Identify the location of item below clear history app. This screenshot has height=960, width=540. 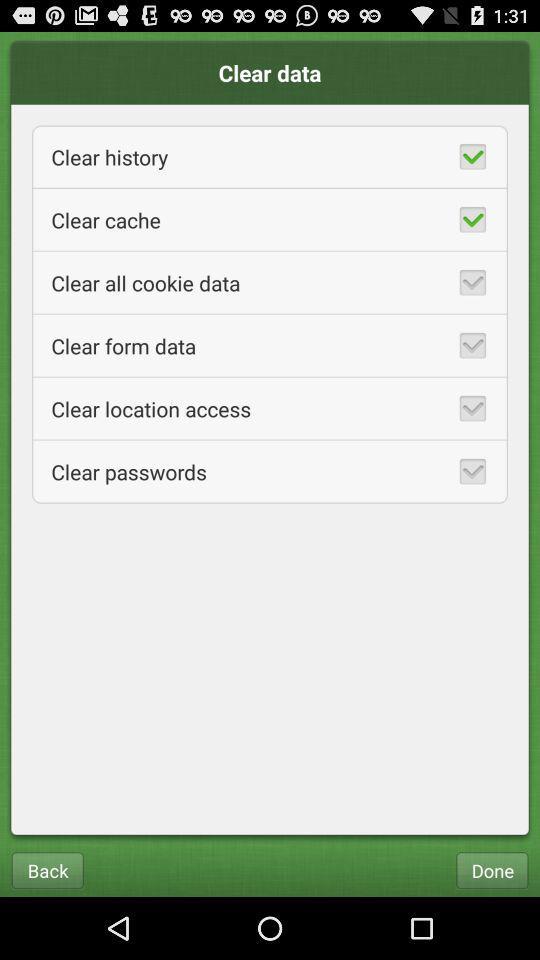
(270, 219).